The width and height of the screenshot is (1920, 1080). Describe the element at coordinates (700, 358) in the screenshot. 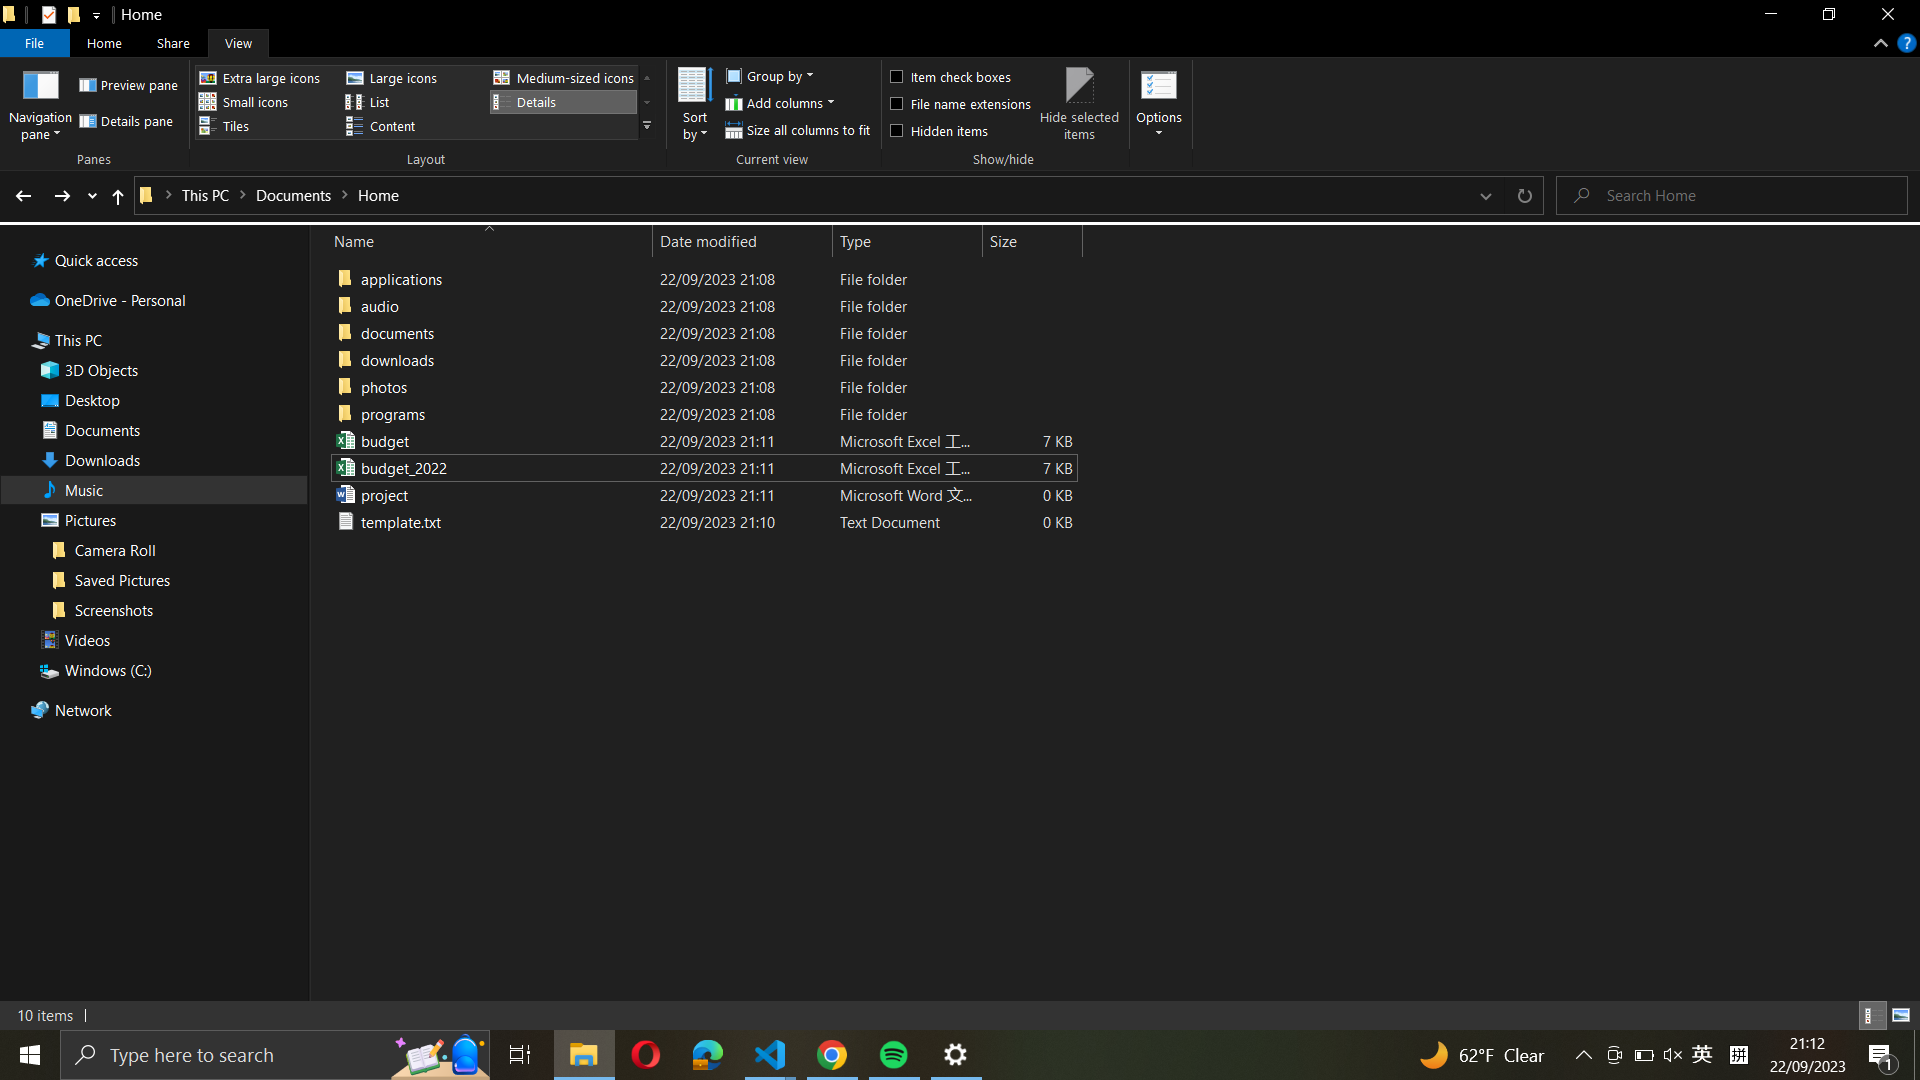

I see `Arrange the files in the "documents" folder alphabetical order` at that location.